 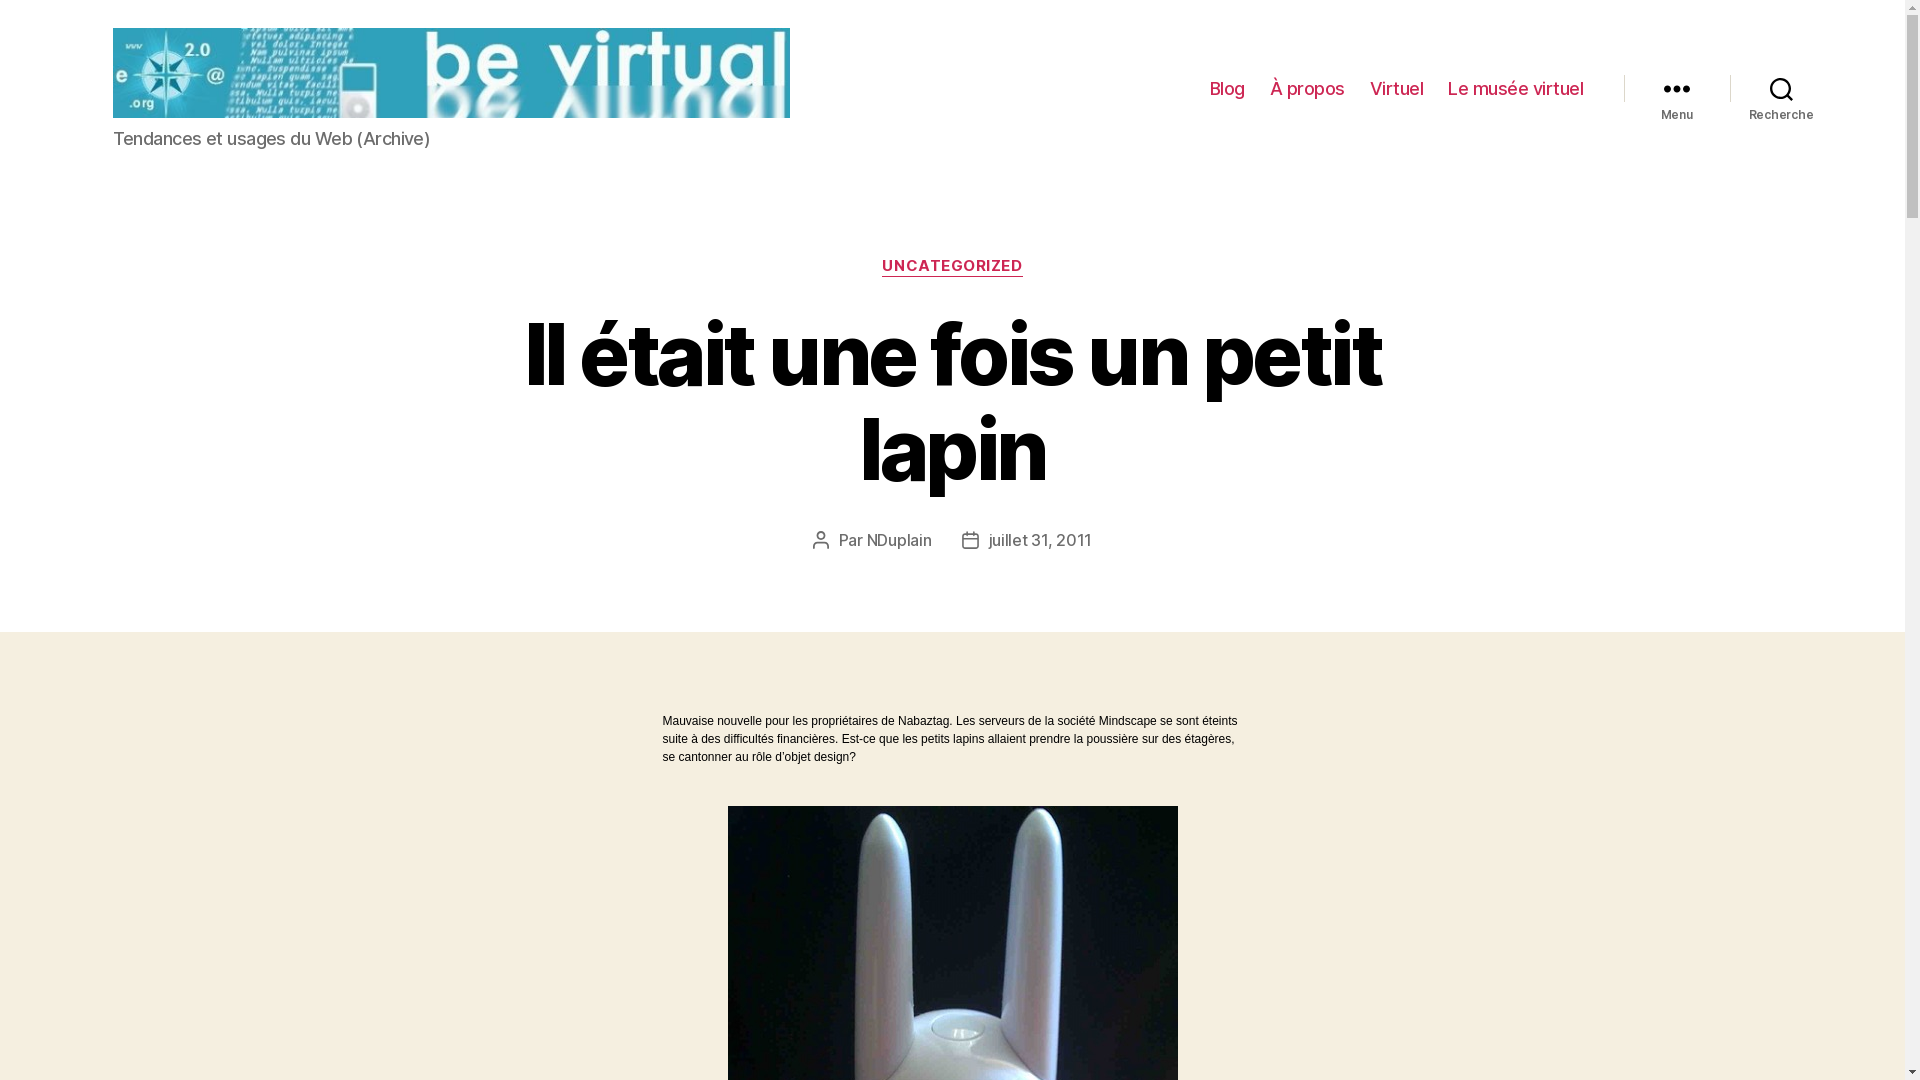 What do you see at coordinates (1781, 87) in the screenshot?
I see `'Recherche'` at bounding box center [1781, 87].